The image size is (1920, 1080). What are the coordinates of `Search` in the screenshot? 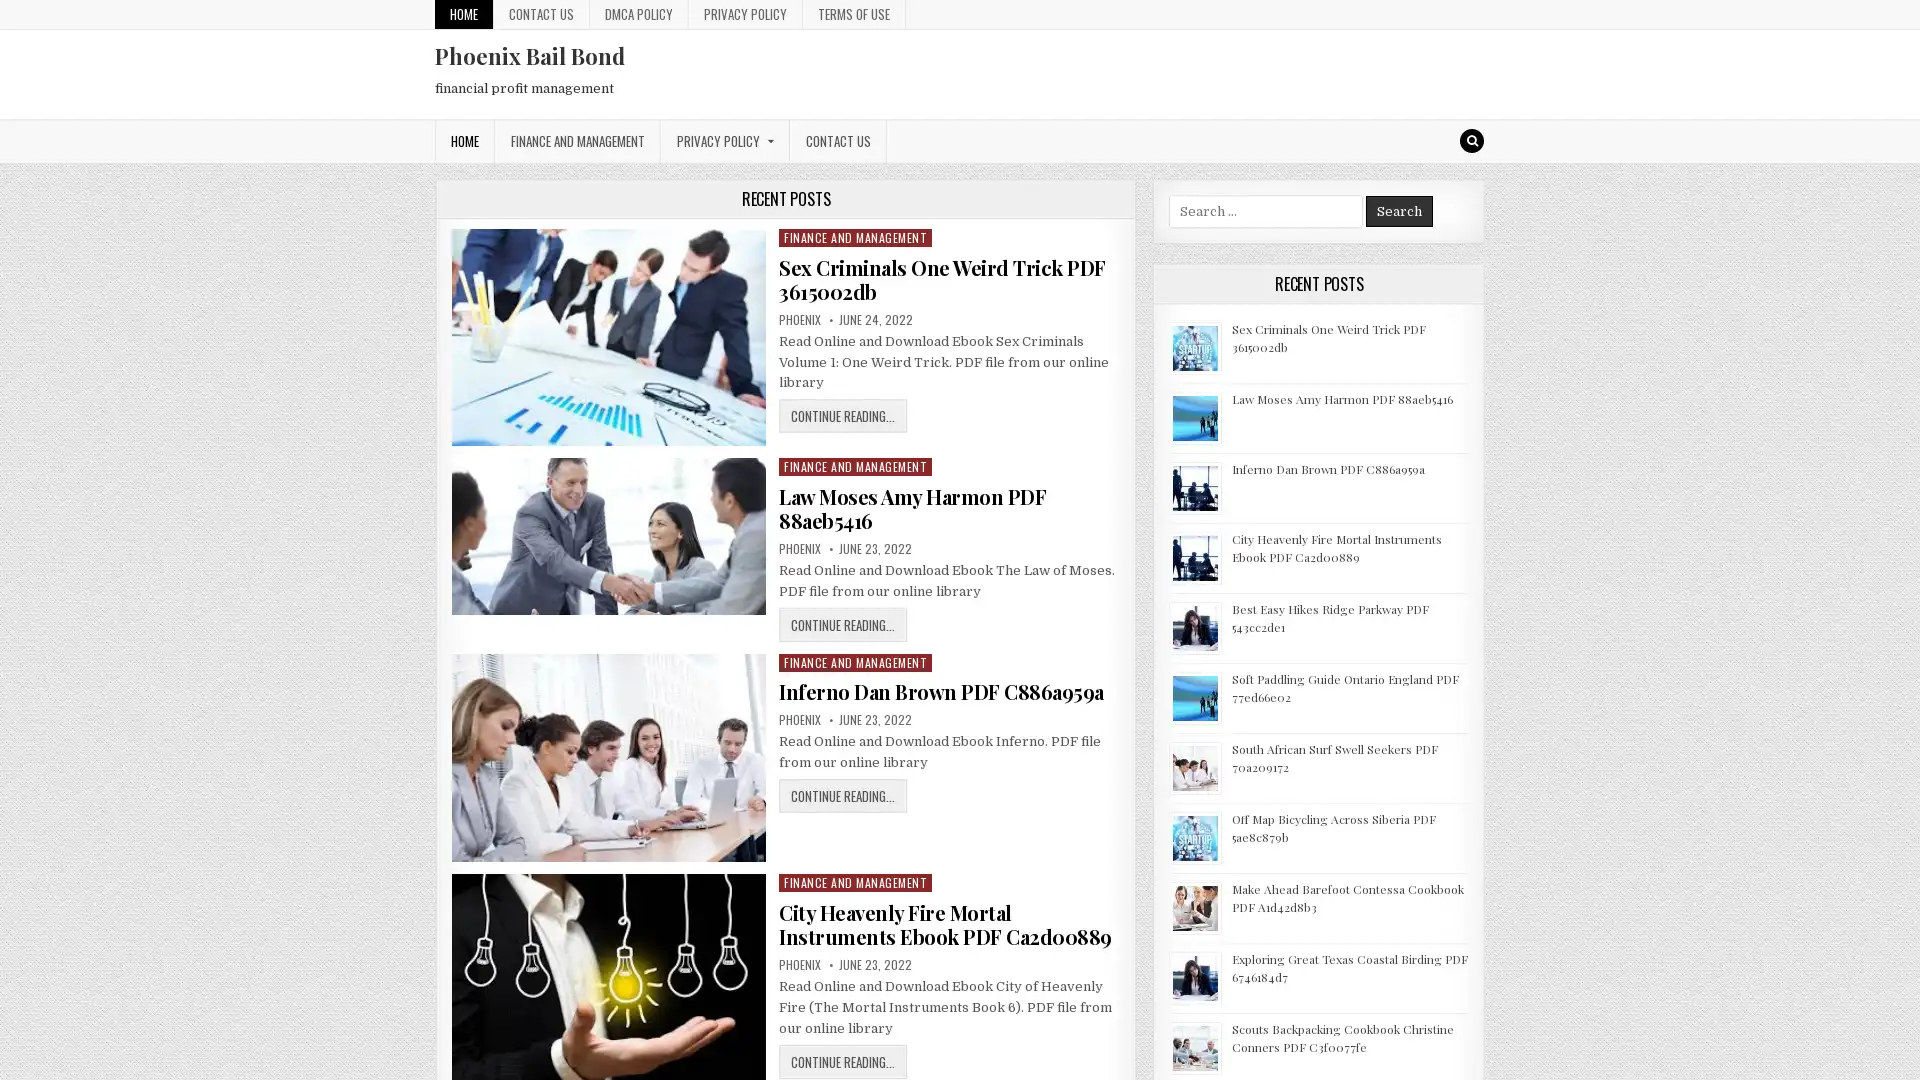 It's located at (1398, 211).